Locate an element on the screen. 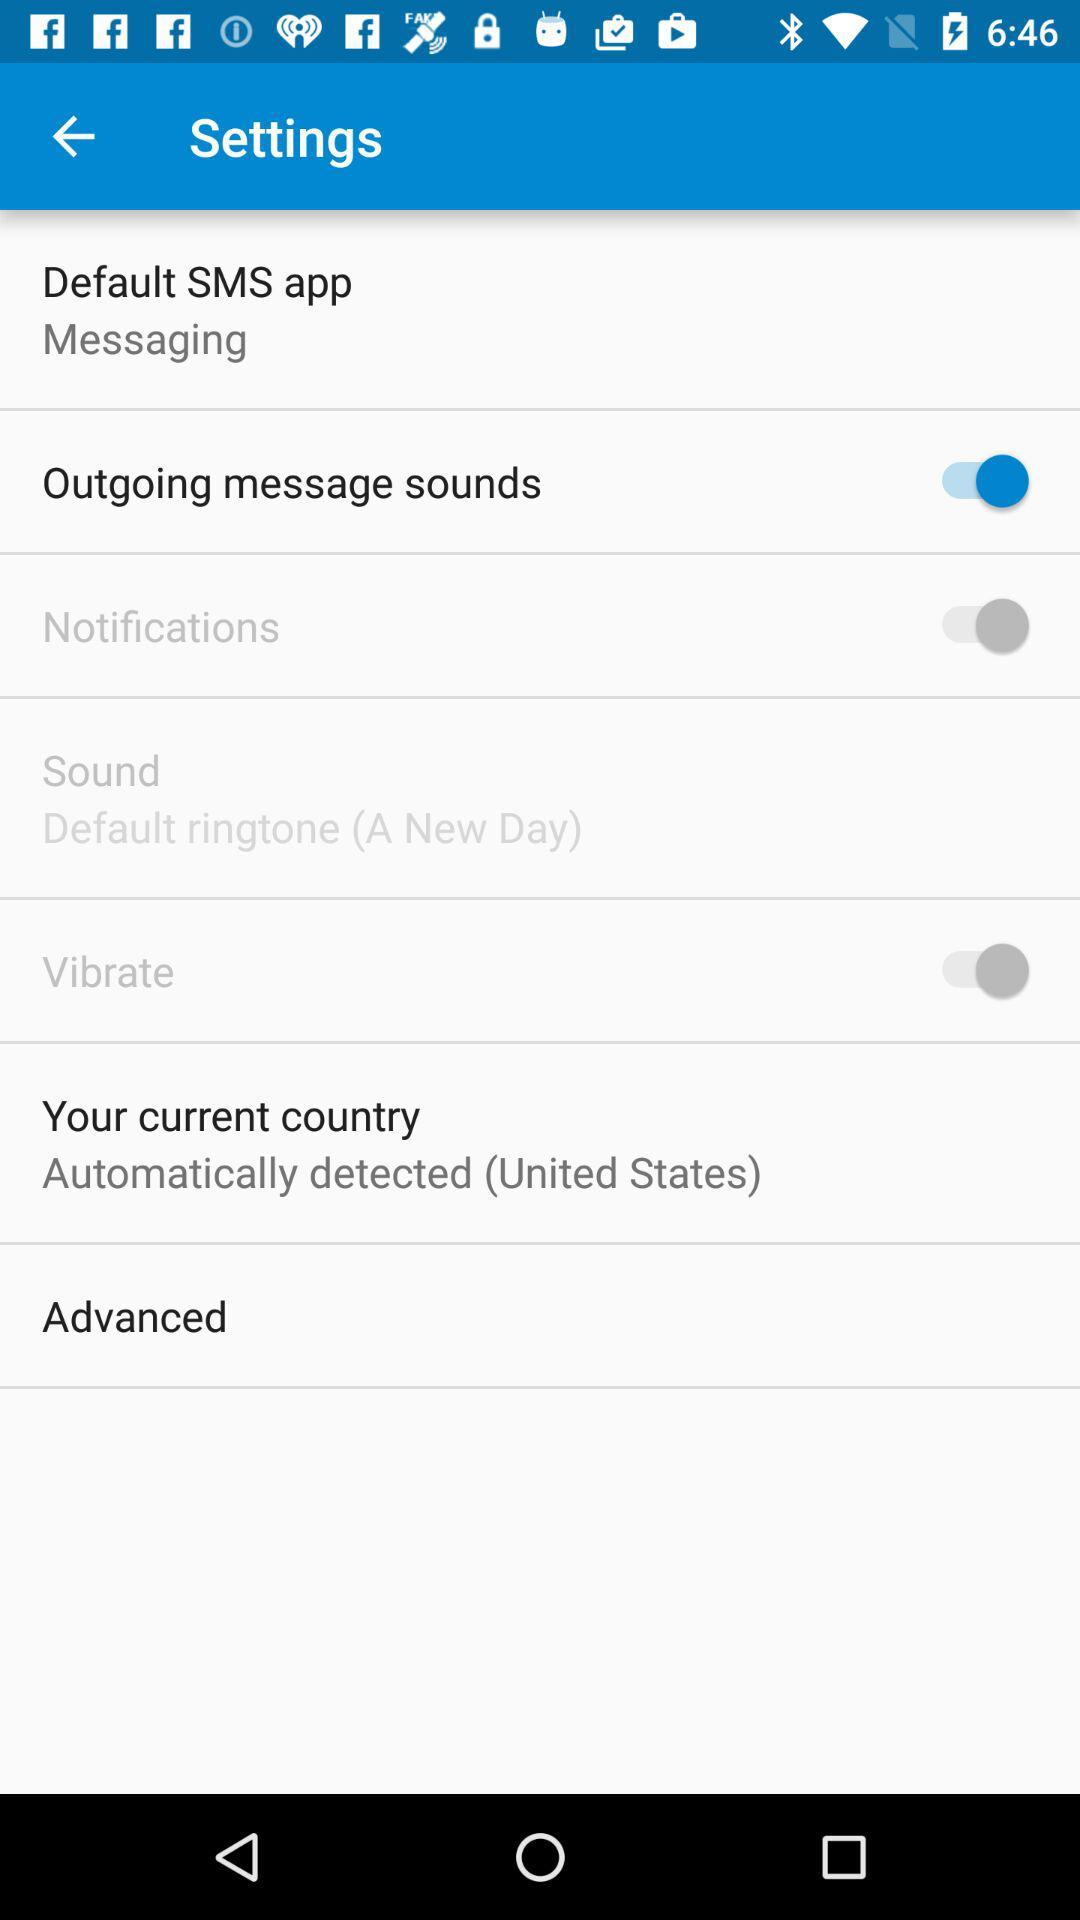 The width and height of the screenshot is (1080, 1920). the item above your current country is located at coordinates (108, 970).